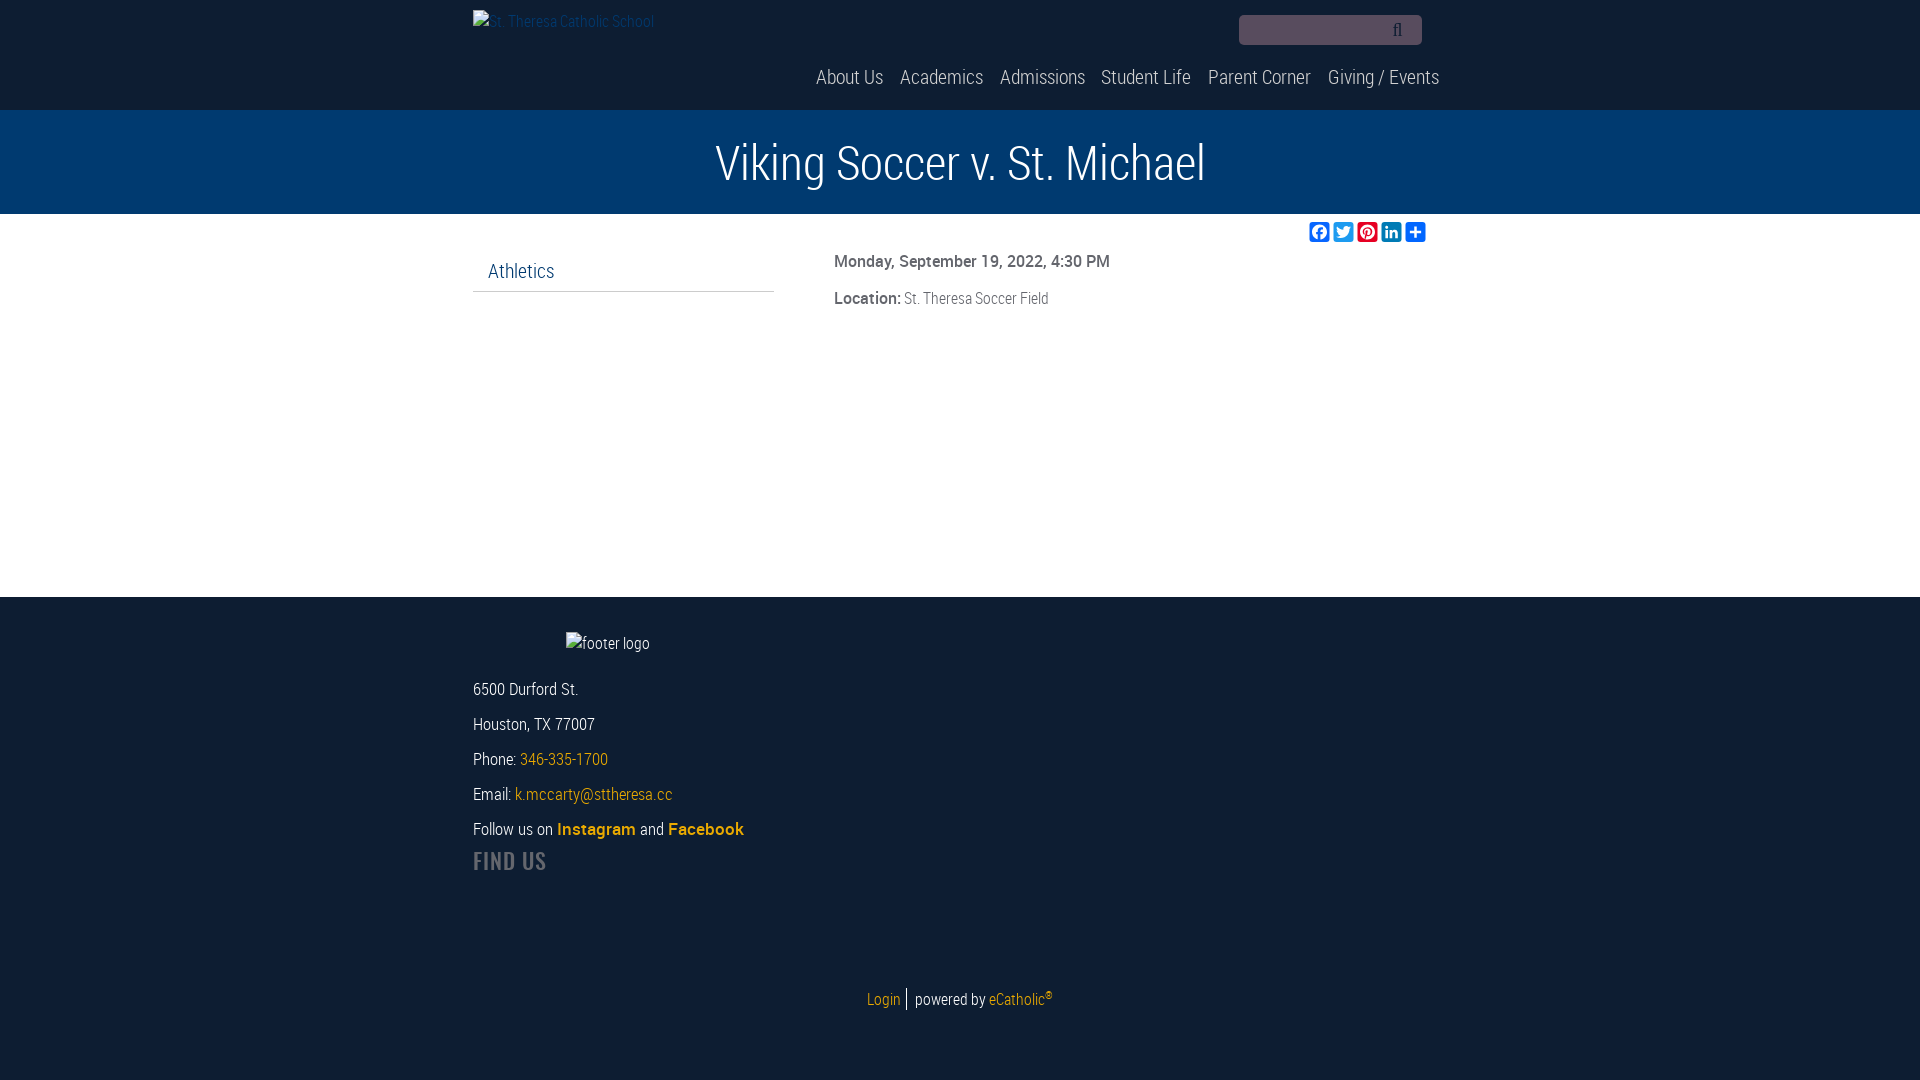 The height and width of the screenshot is (1080, 1920). Describe the element at coordinates (1040, 75) in the screenshot. I see `'Admissions'` at that location.